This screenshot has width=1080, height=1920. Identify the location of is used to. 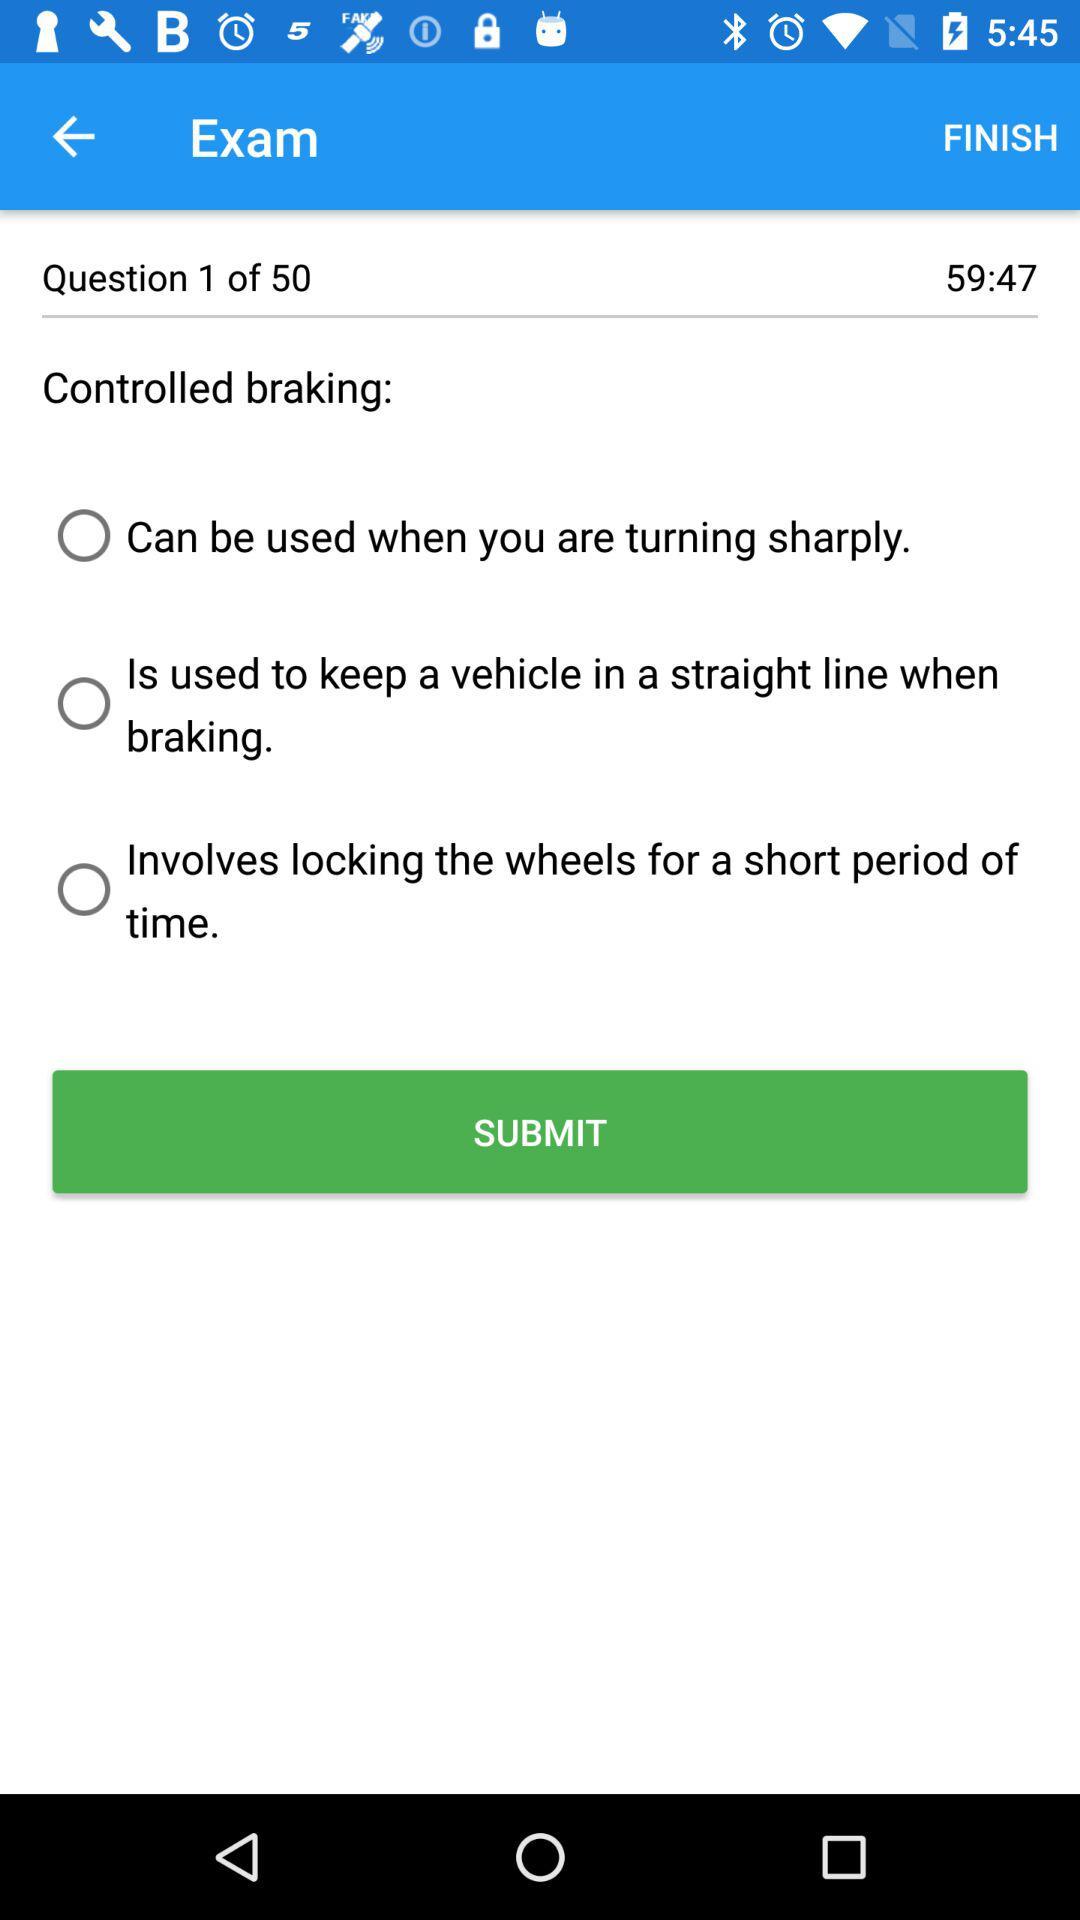
(540, 703).